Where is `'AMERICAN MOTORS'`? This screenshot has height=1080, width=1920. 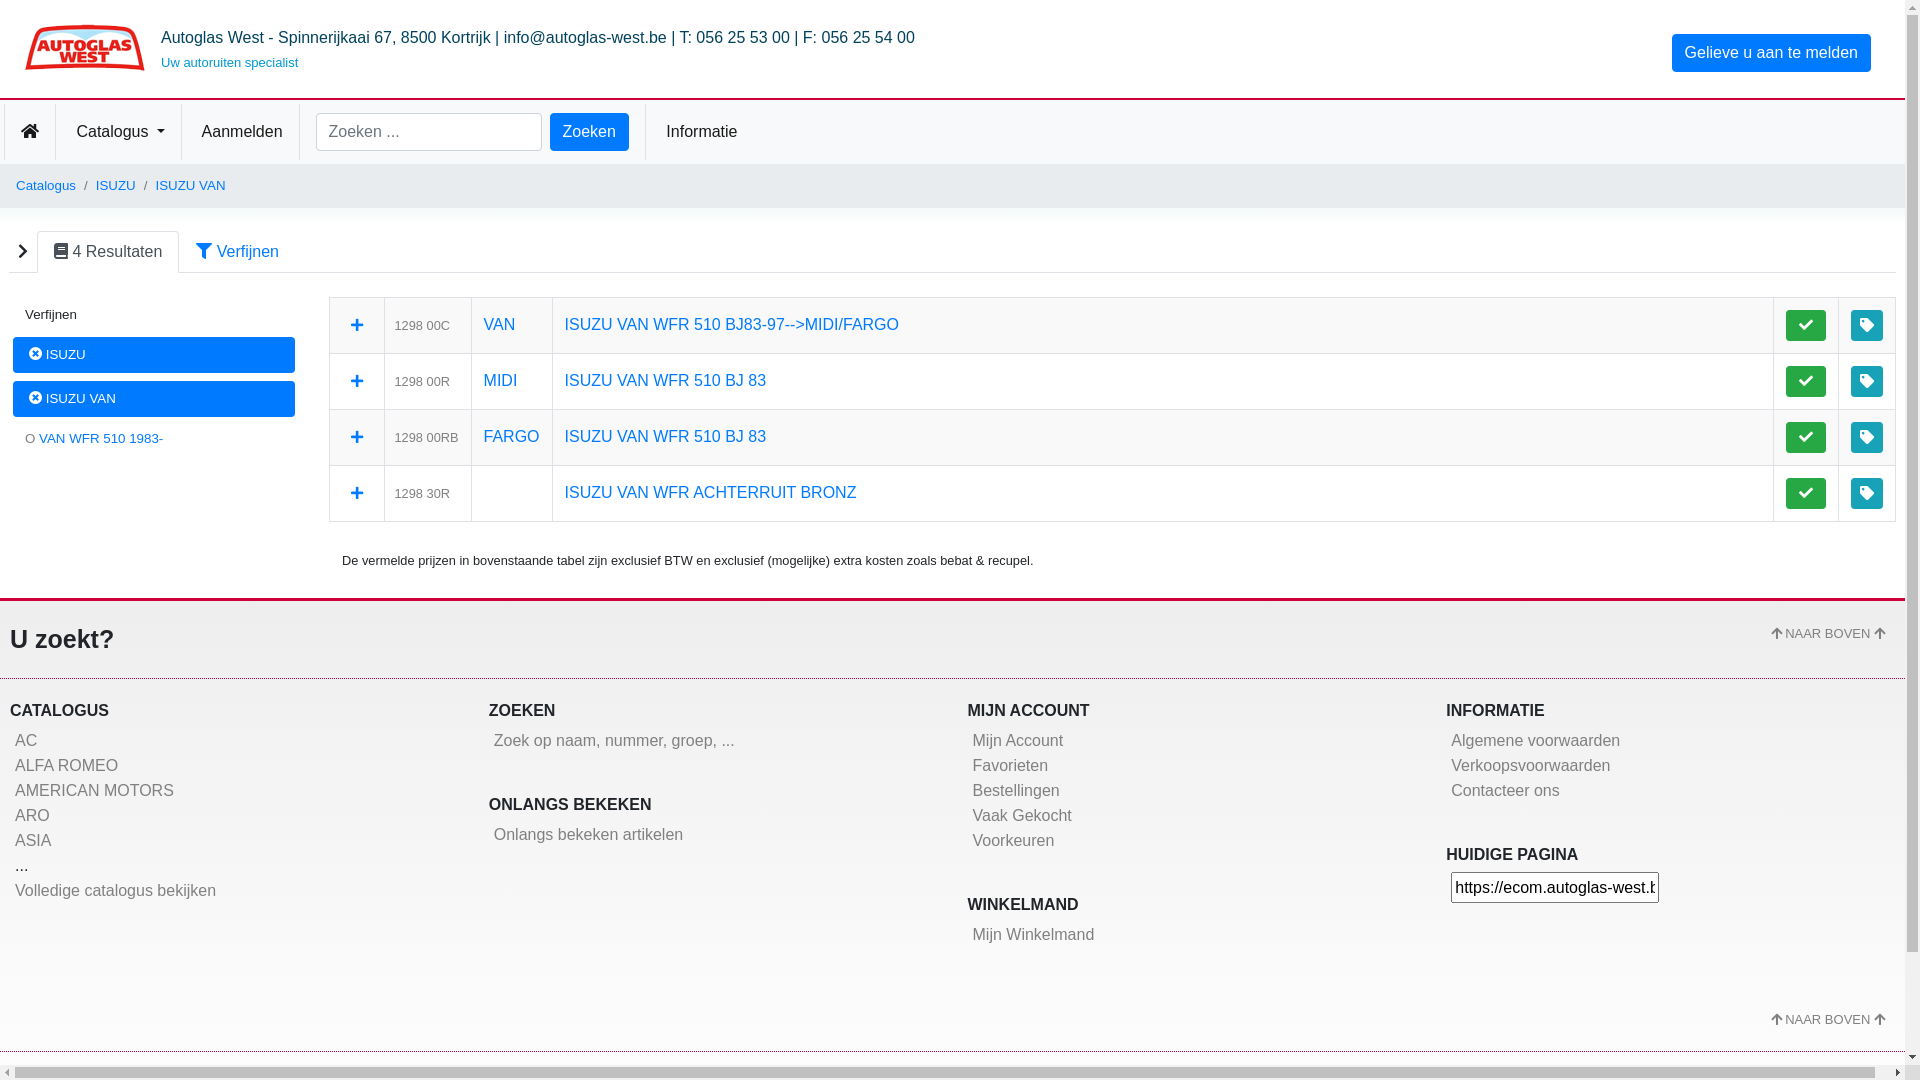 'AMERICAN MOTORS' is located at coordinates (93, 789).